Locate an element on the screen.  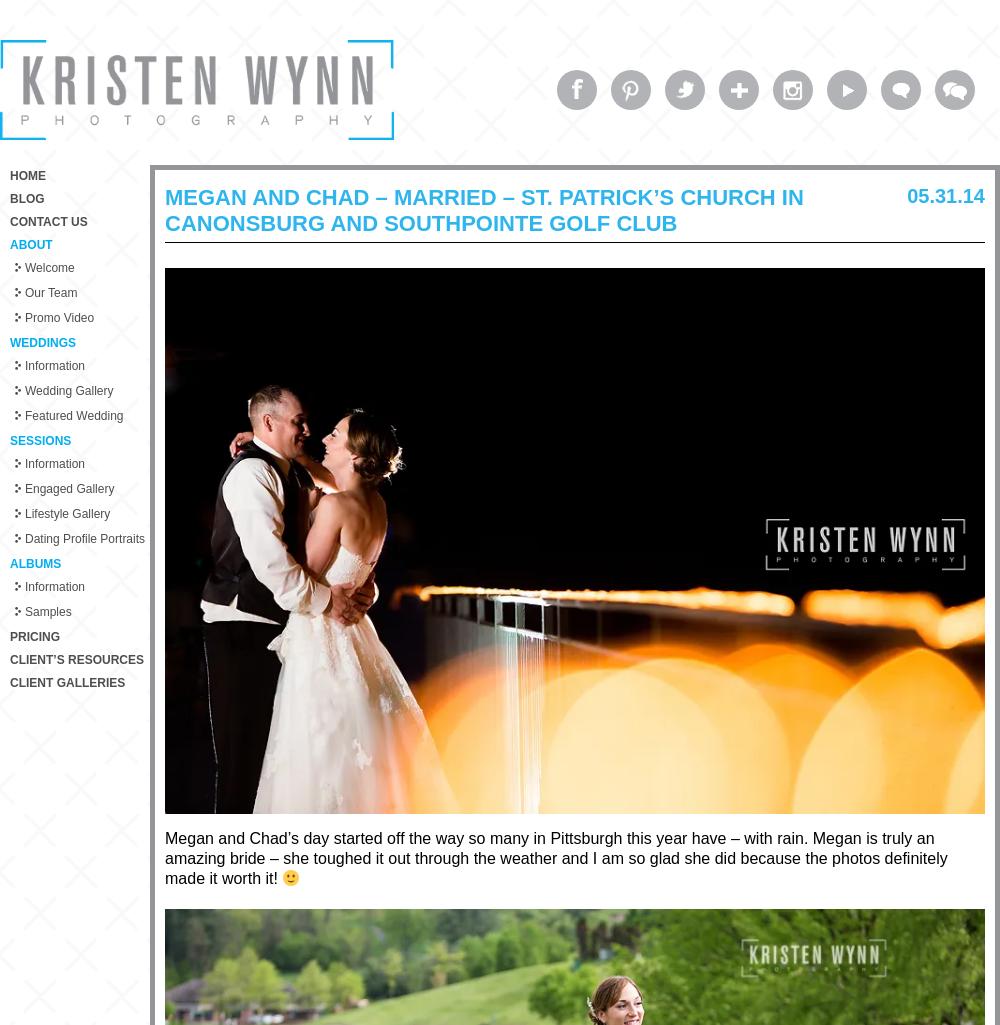
'Samples' is located at coordinates (48, 611).